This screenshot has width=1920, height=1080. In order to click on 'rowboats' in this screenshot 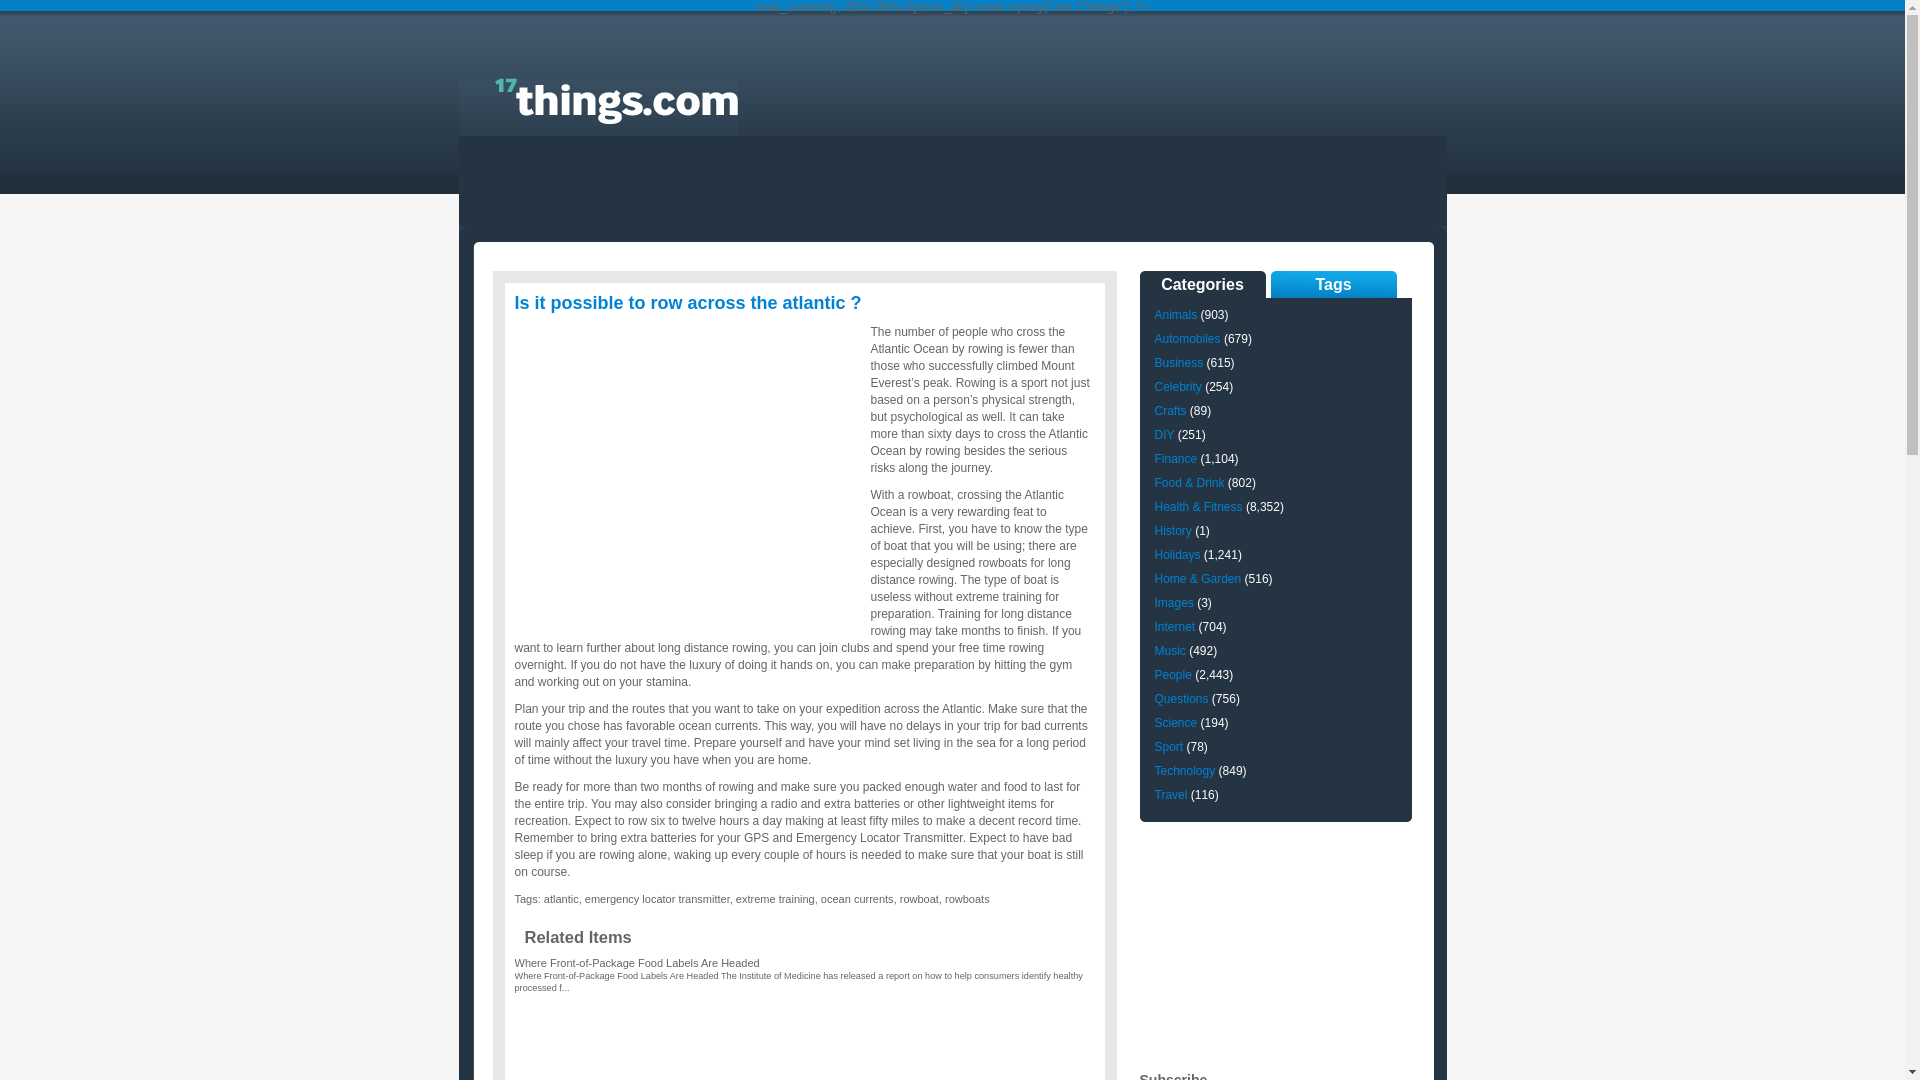, I will do `click(967, 897)`.